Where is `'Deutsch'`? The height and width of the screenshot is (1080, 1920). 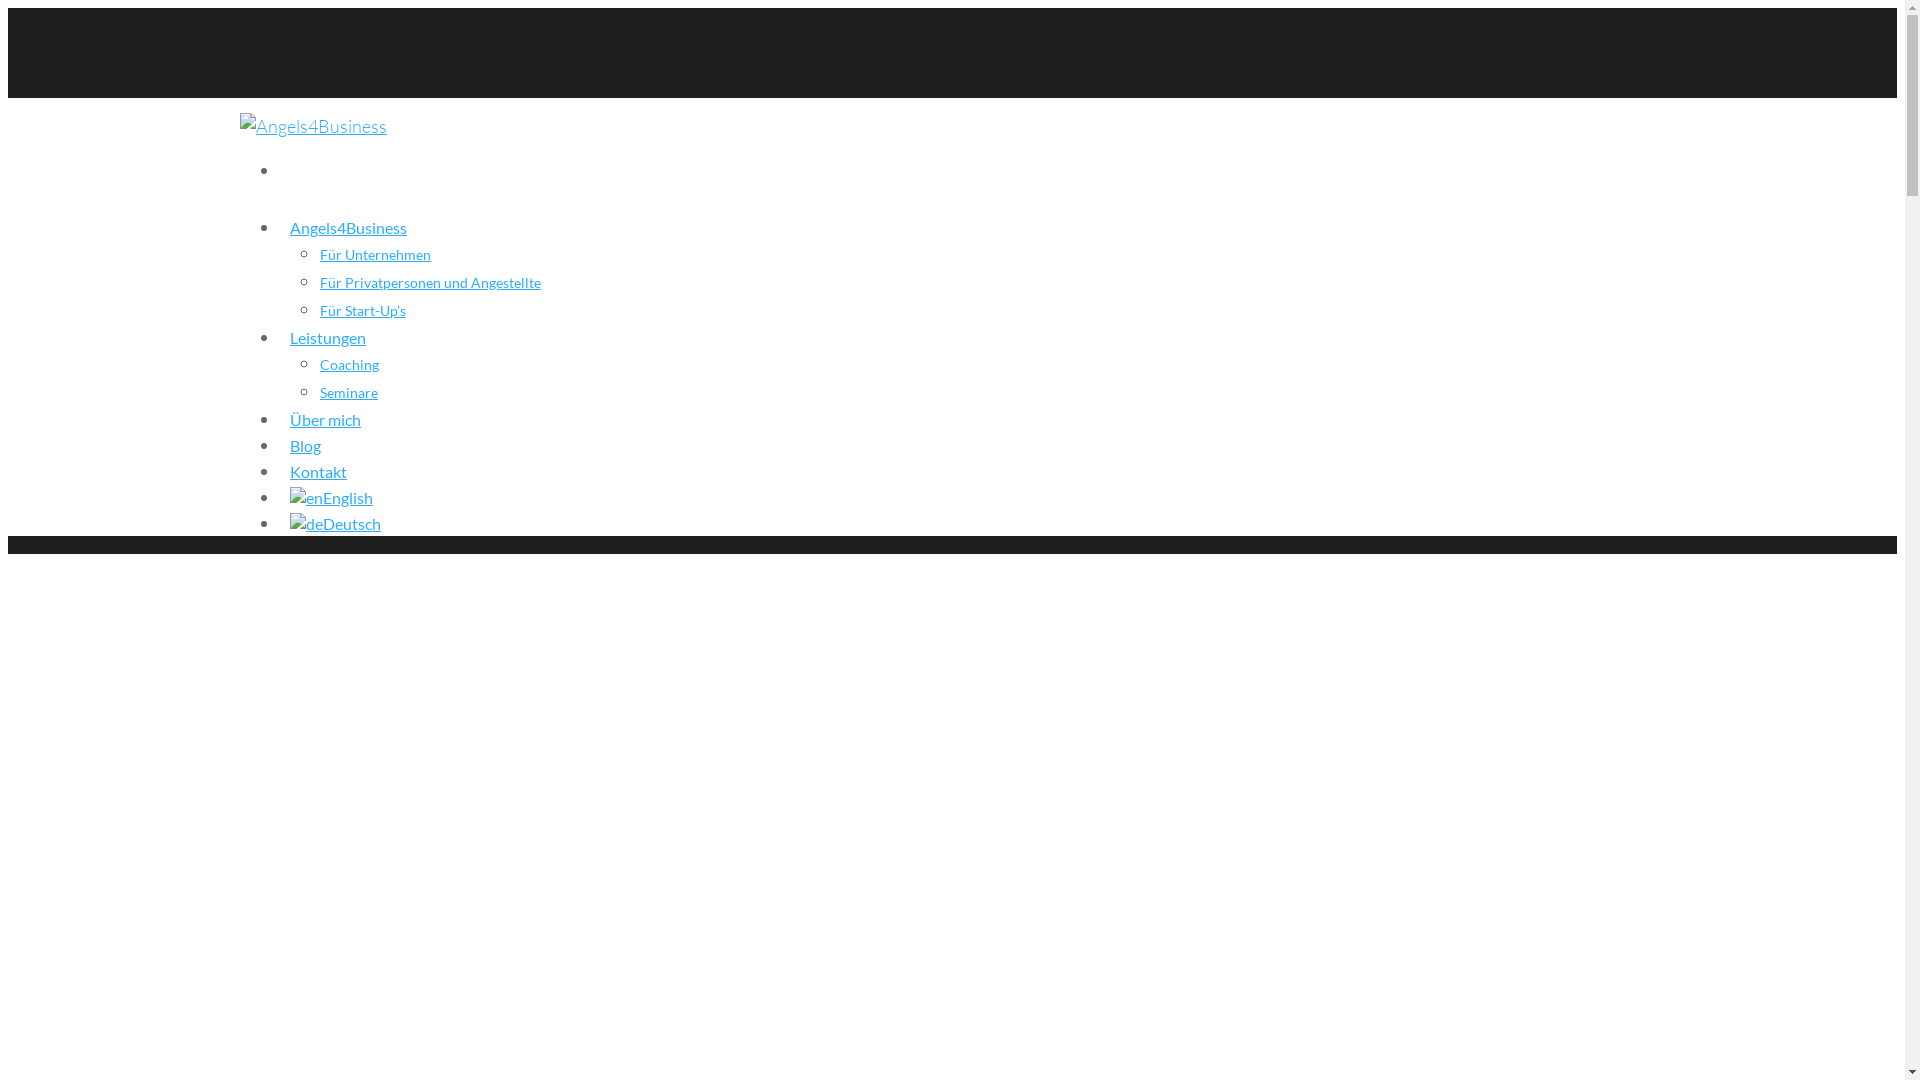
'Deutsch' is located at coordinates (335, 530).